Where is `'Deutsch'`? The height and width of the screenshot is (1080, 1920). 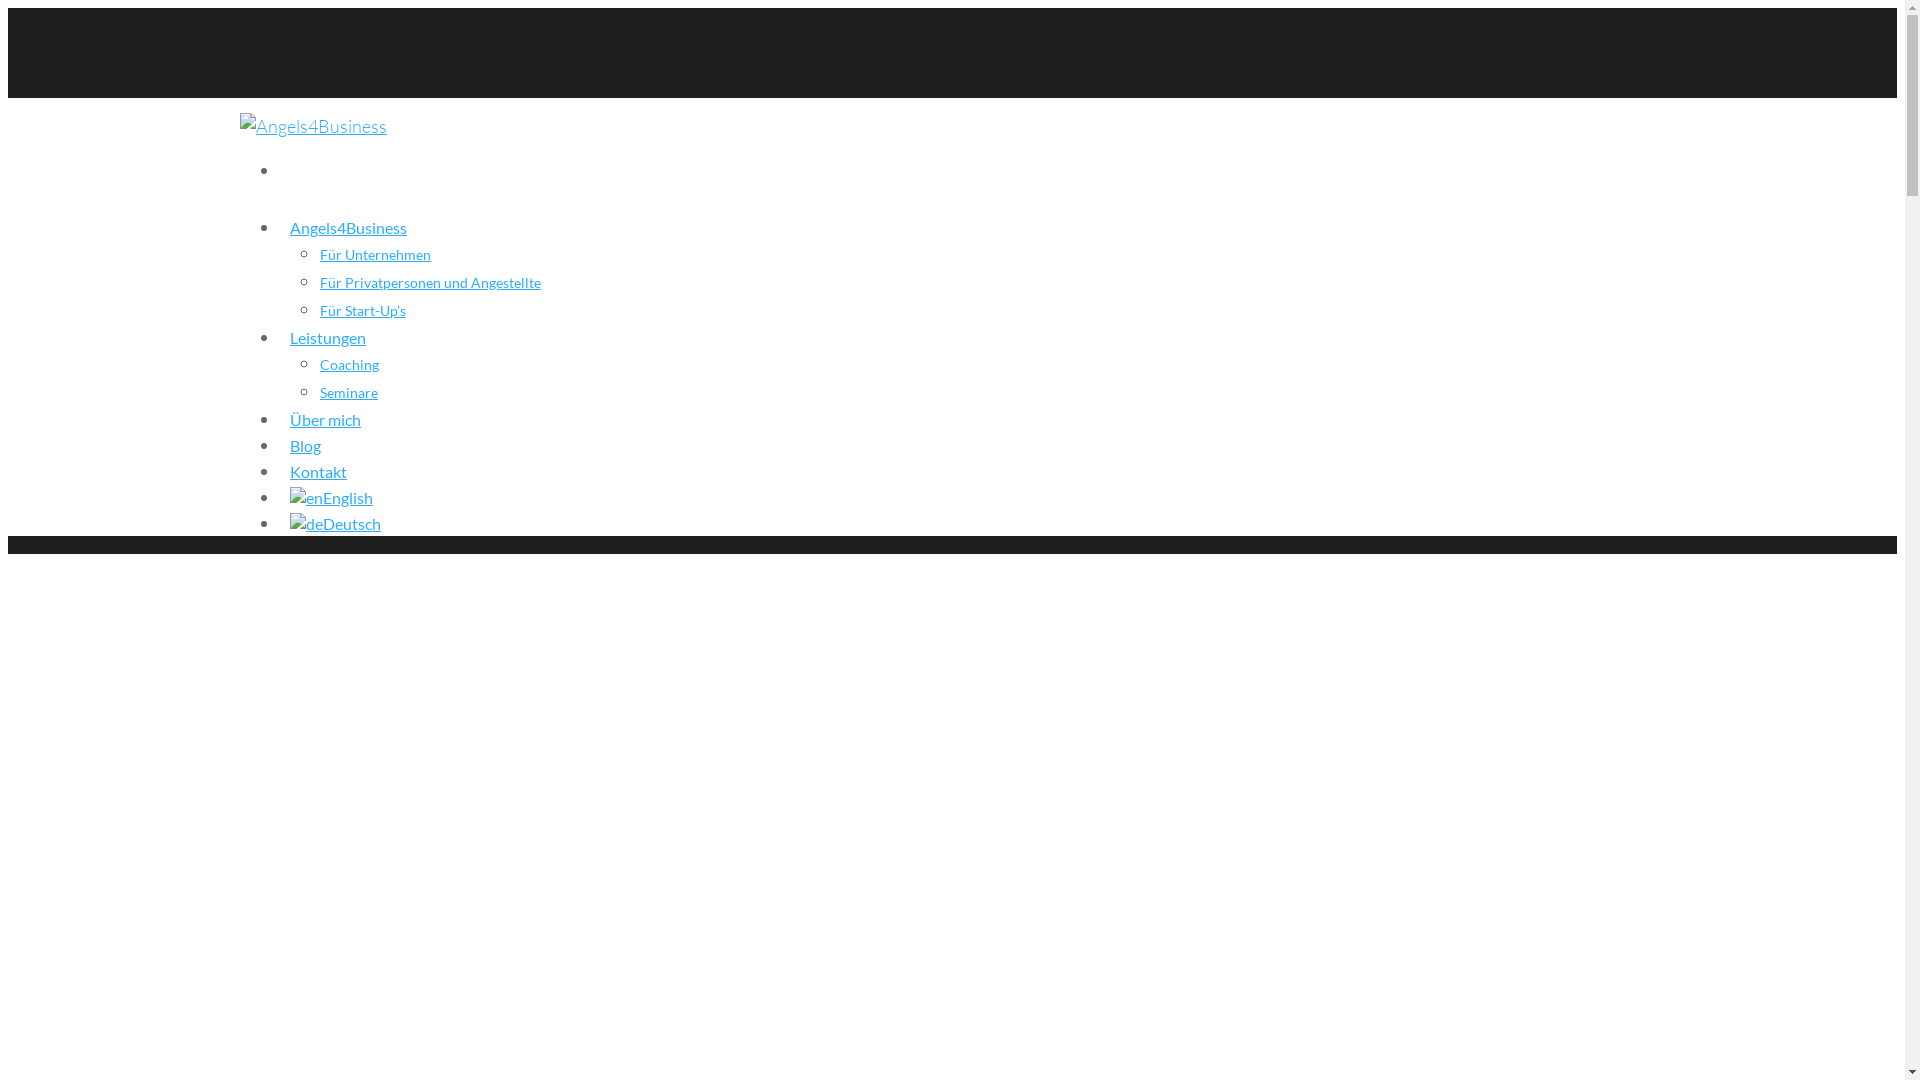
'Deutsch' is located at coordinates (335, 530).